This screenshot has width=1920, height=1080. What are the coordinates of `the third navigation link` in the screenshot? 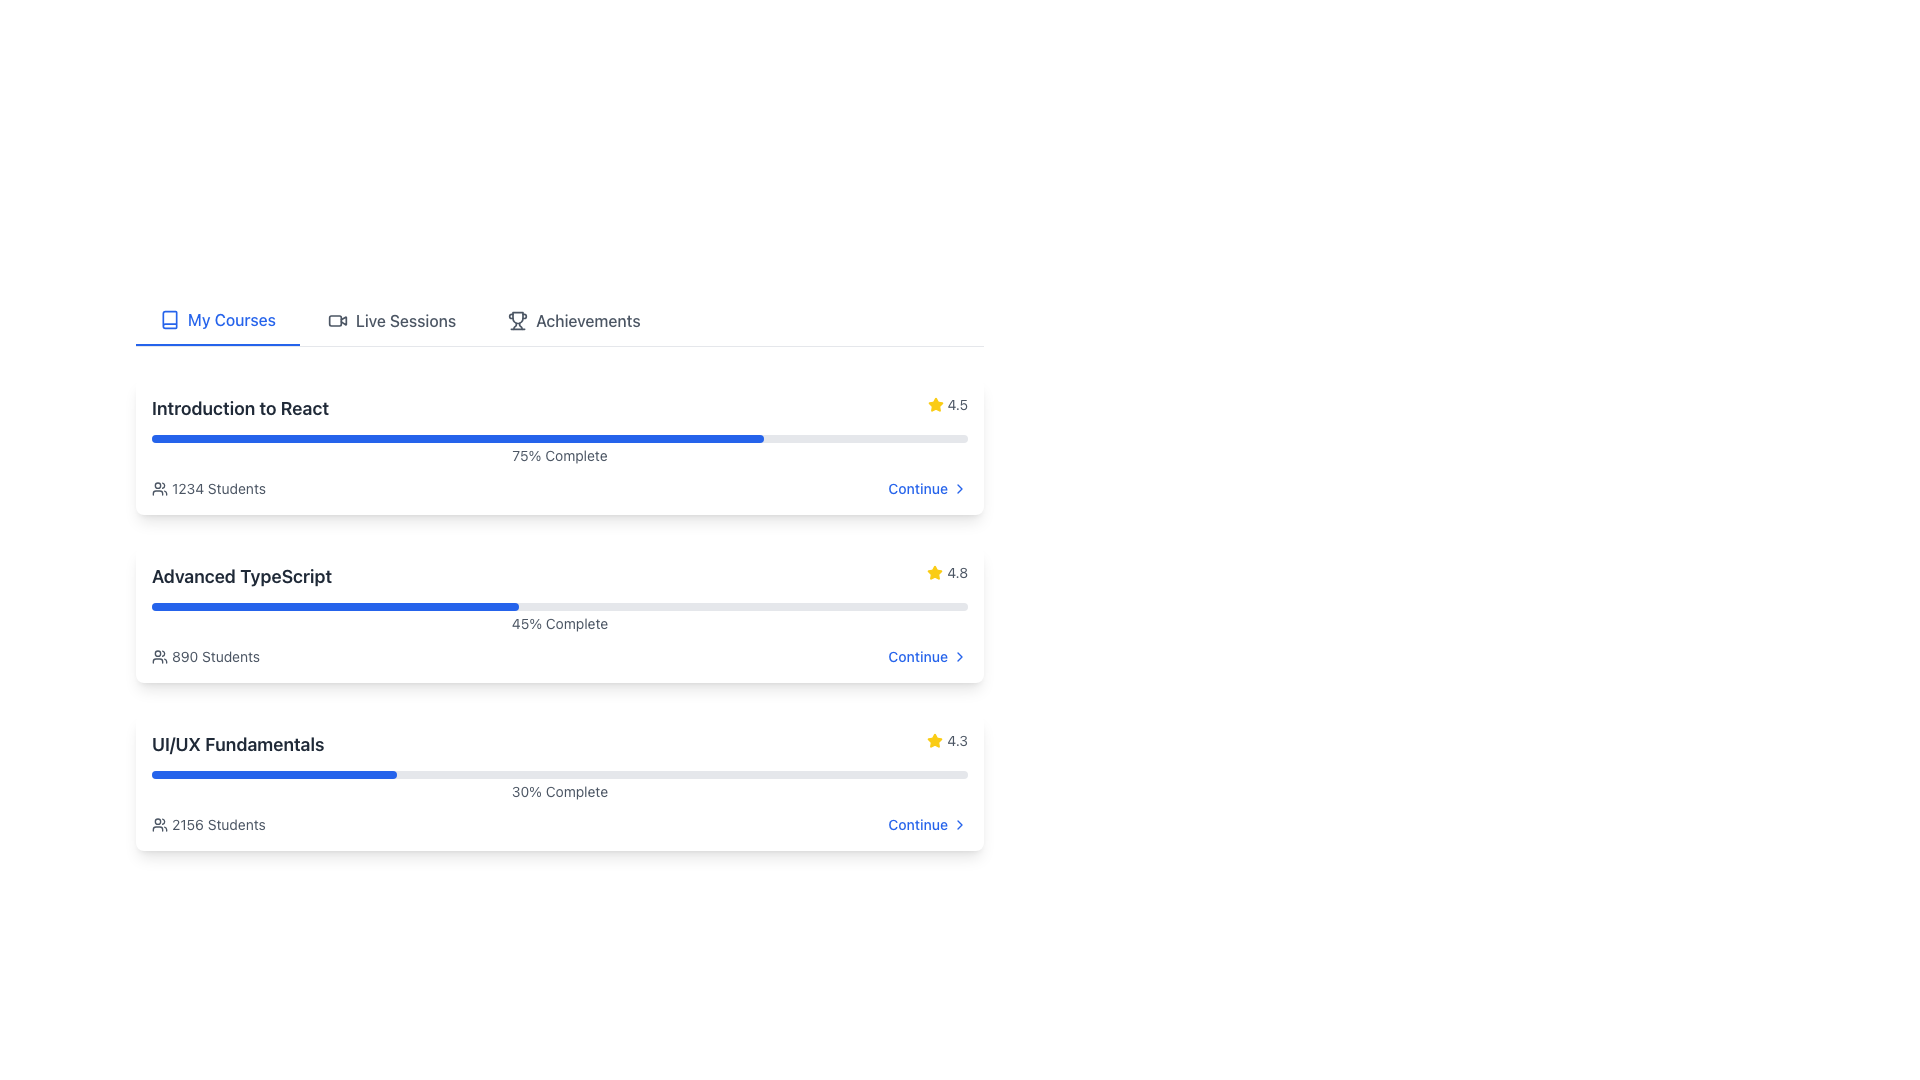 It's located at (573, 319).